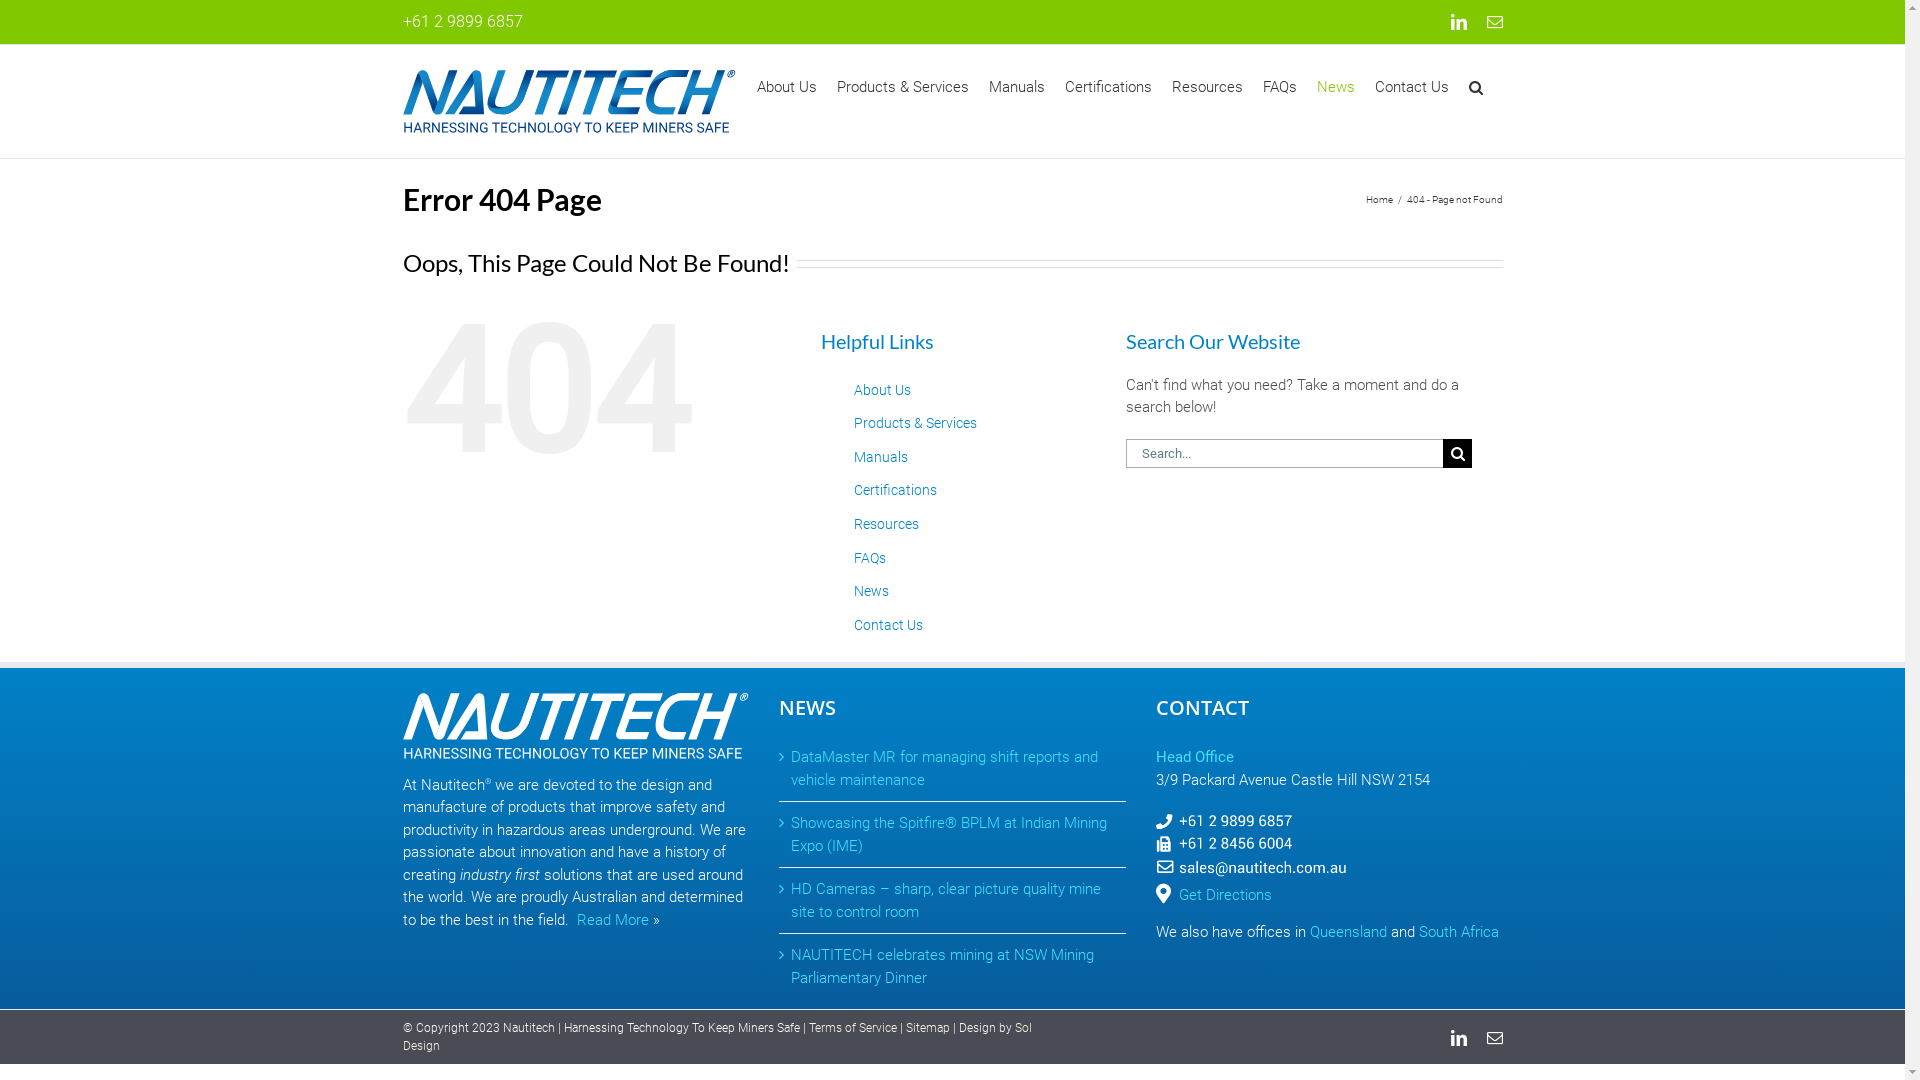  What do you see at coordinates (854, 489) in the screenshot?
I see `'Certifications'` at bounding box center [854, 489].